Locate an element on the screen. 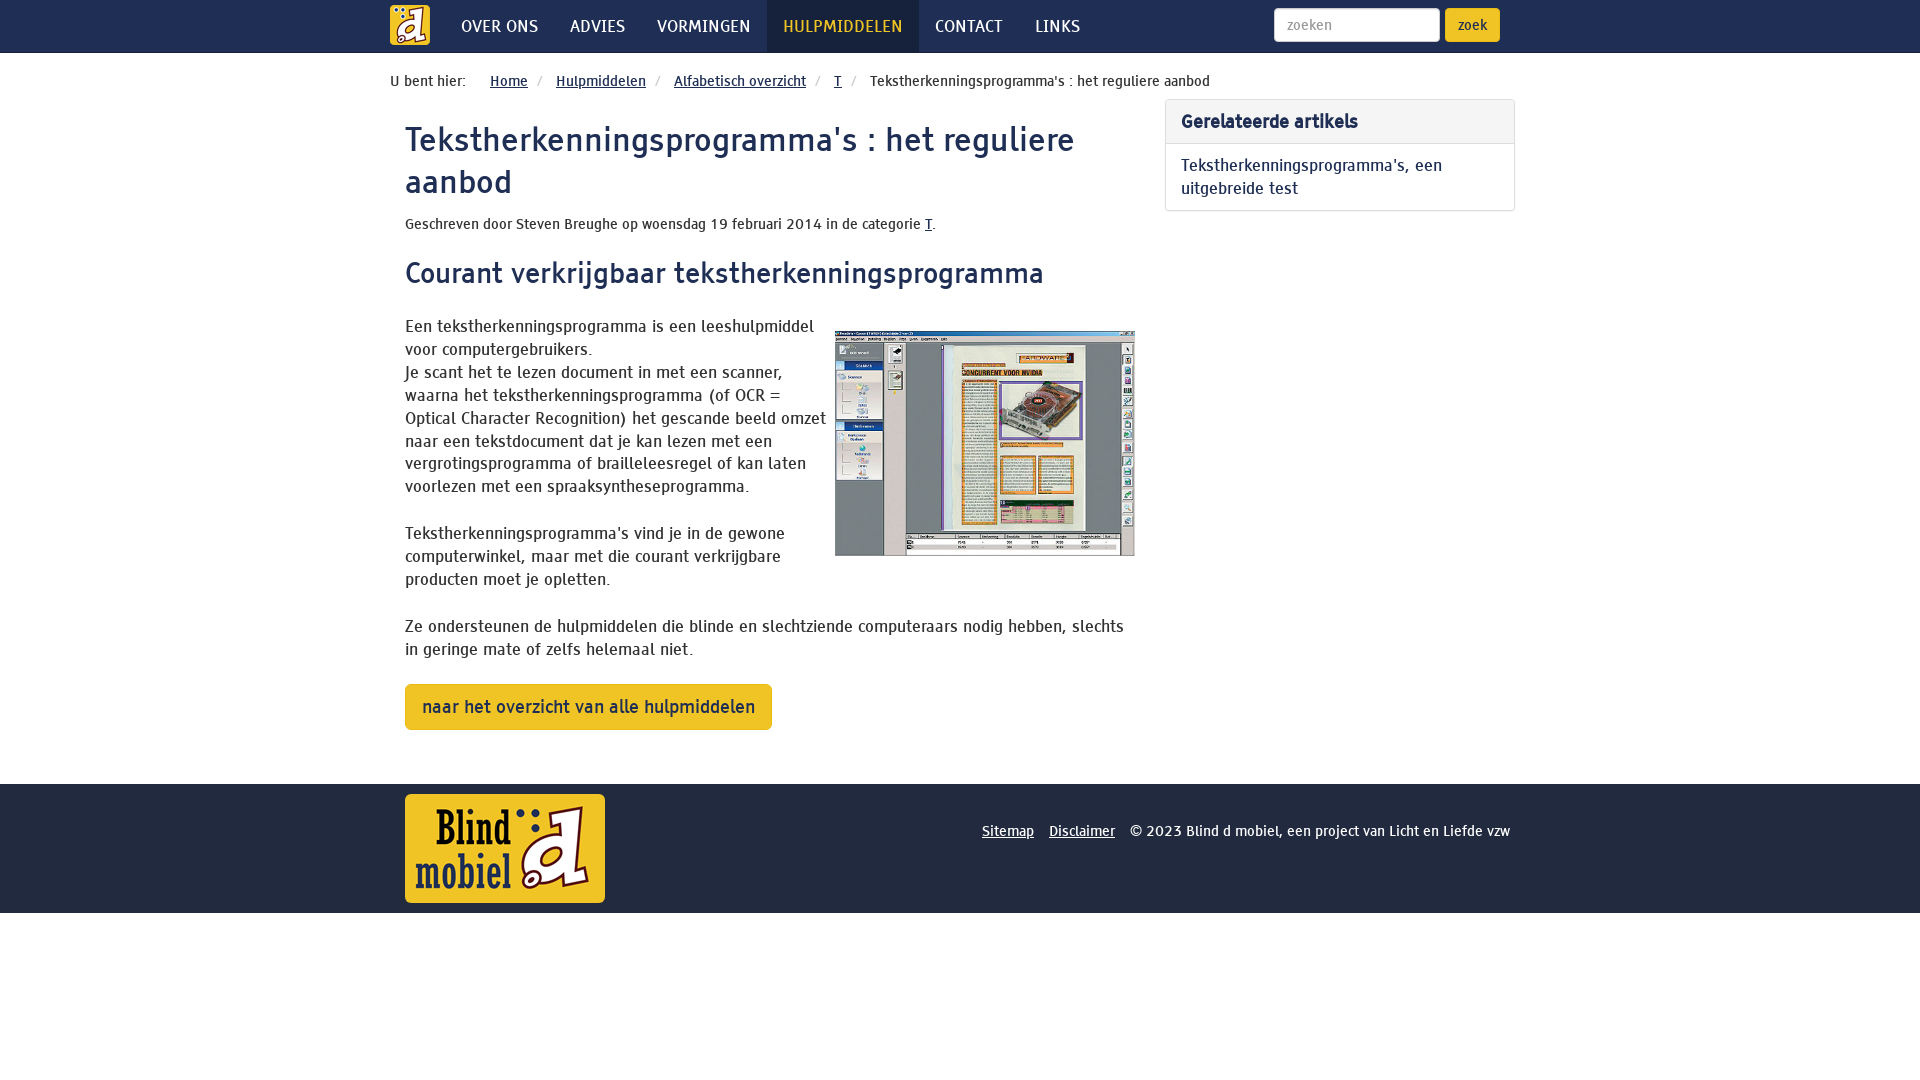 This screenshot has height=1080, width=1920. 'ADVIES' is located at coordinates (596, 26).